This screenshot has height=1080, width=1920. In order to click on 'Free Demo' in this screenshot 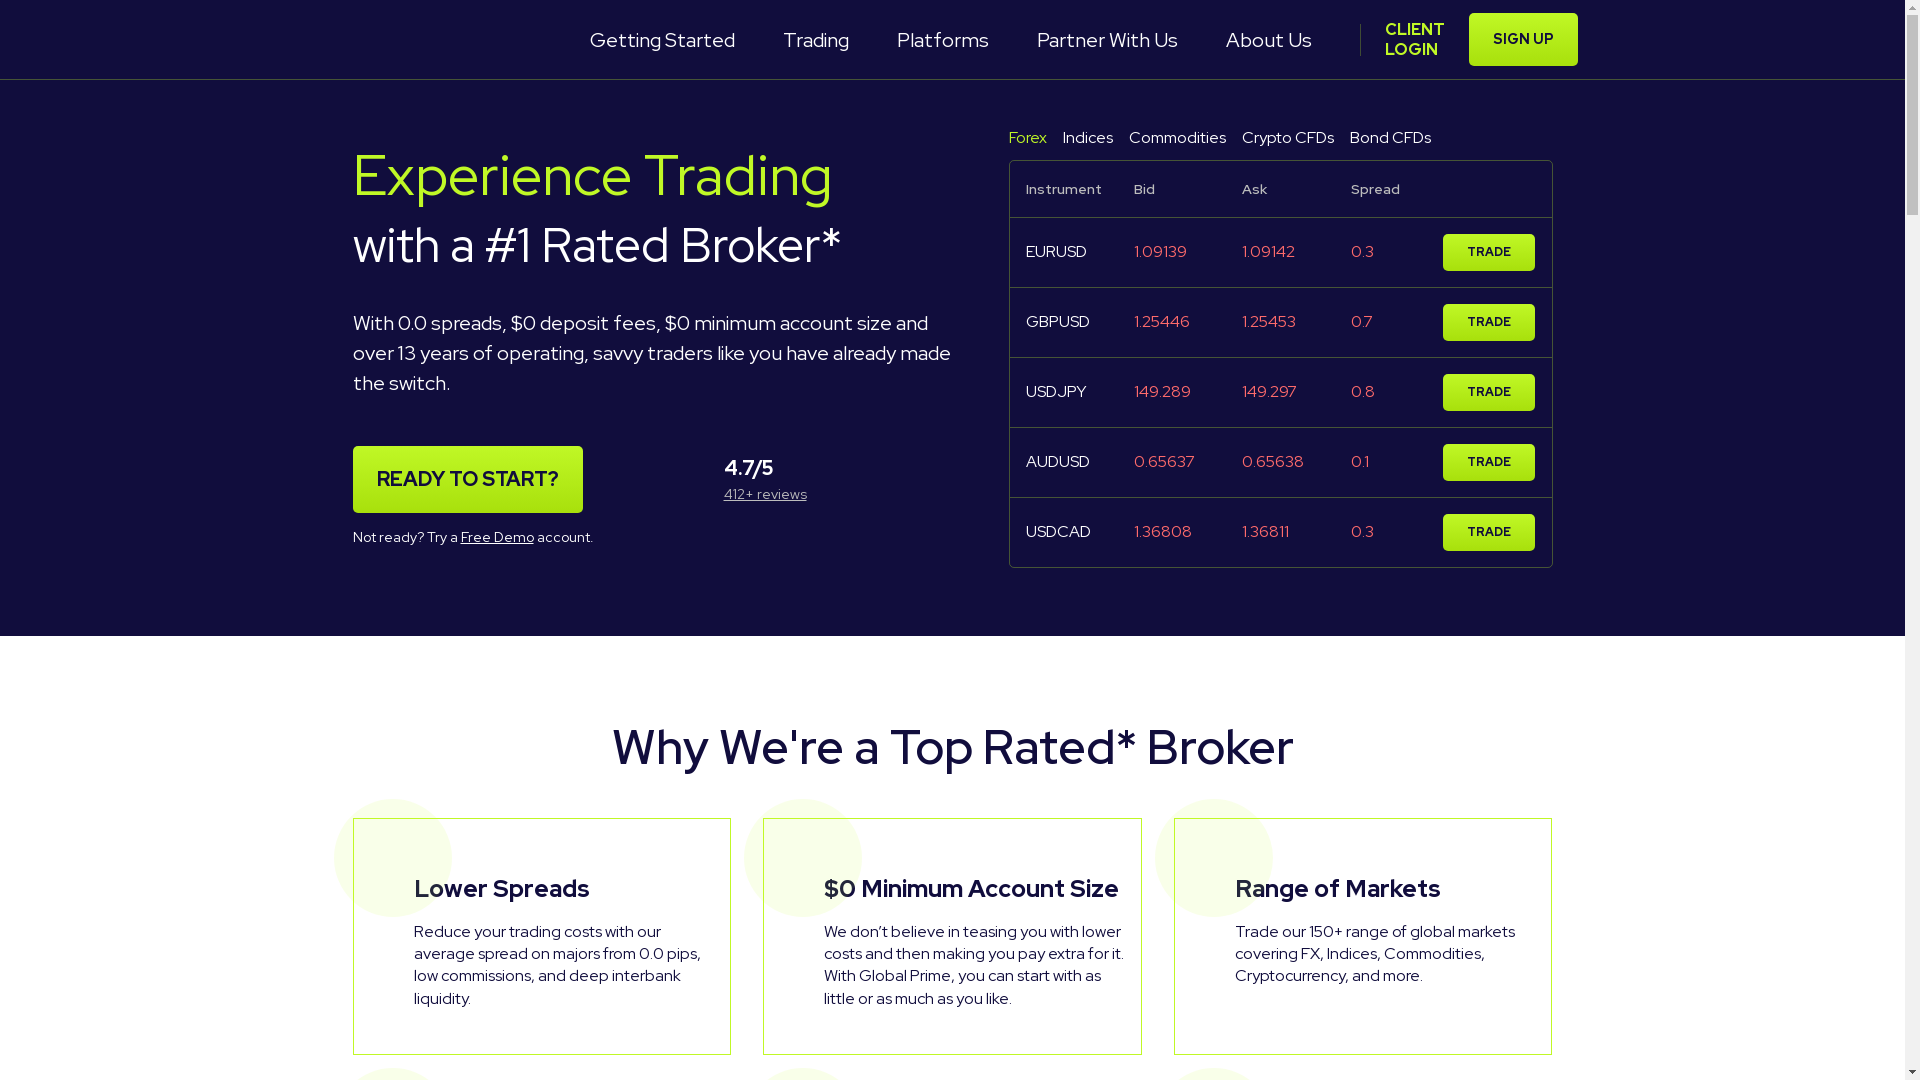, I will do `click(496, 535)`.